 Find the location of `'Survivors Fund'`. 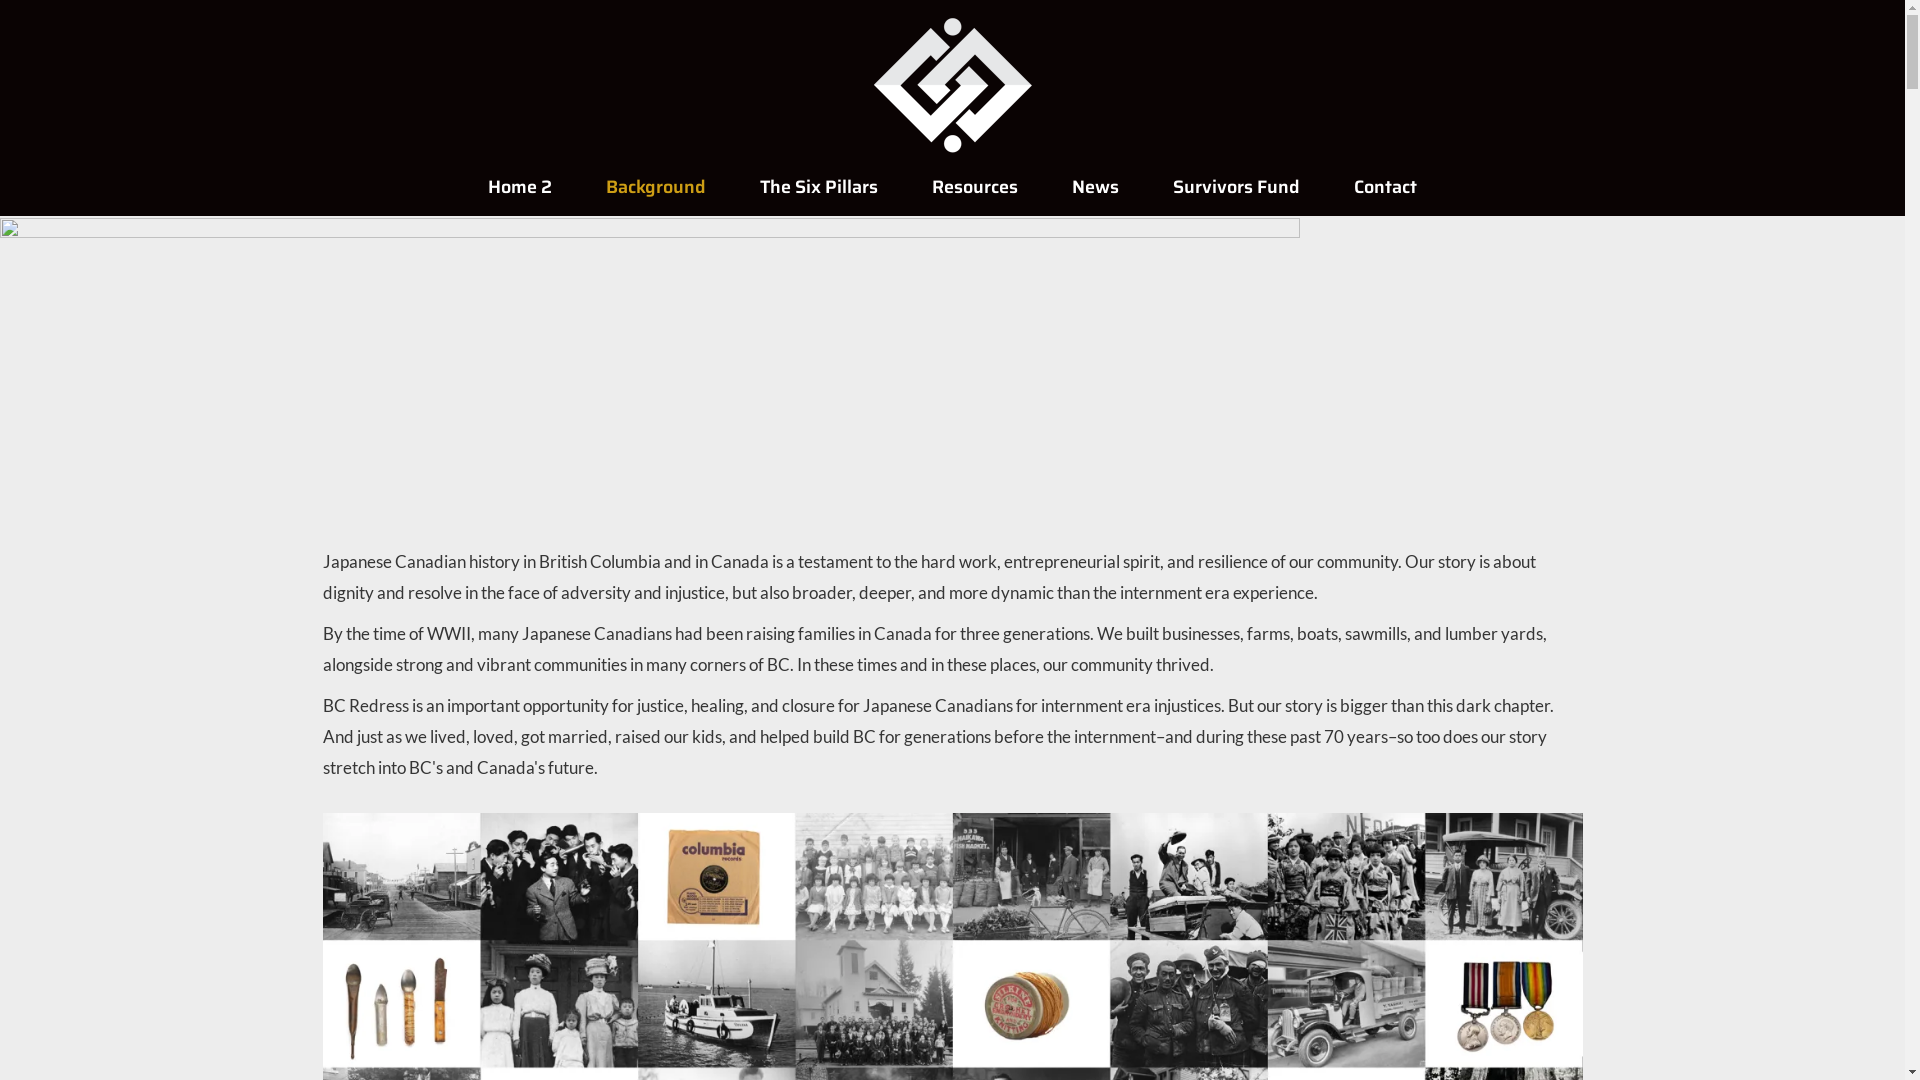

'Survivors Fund' is located at coordinates (1147, 186).